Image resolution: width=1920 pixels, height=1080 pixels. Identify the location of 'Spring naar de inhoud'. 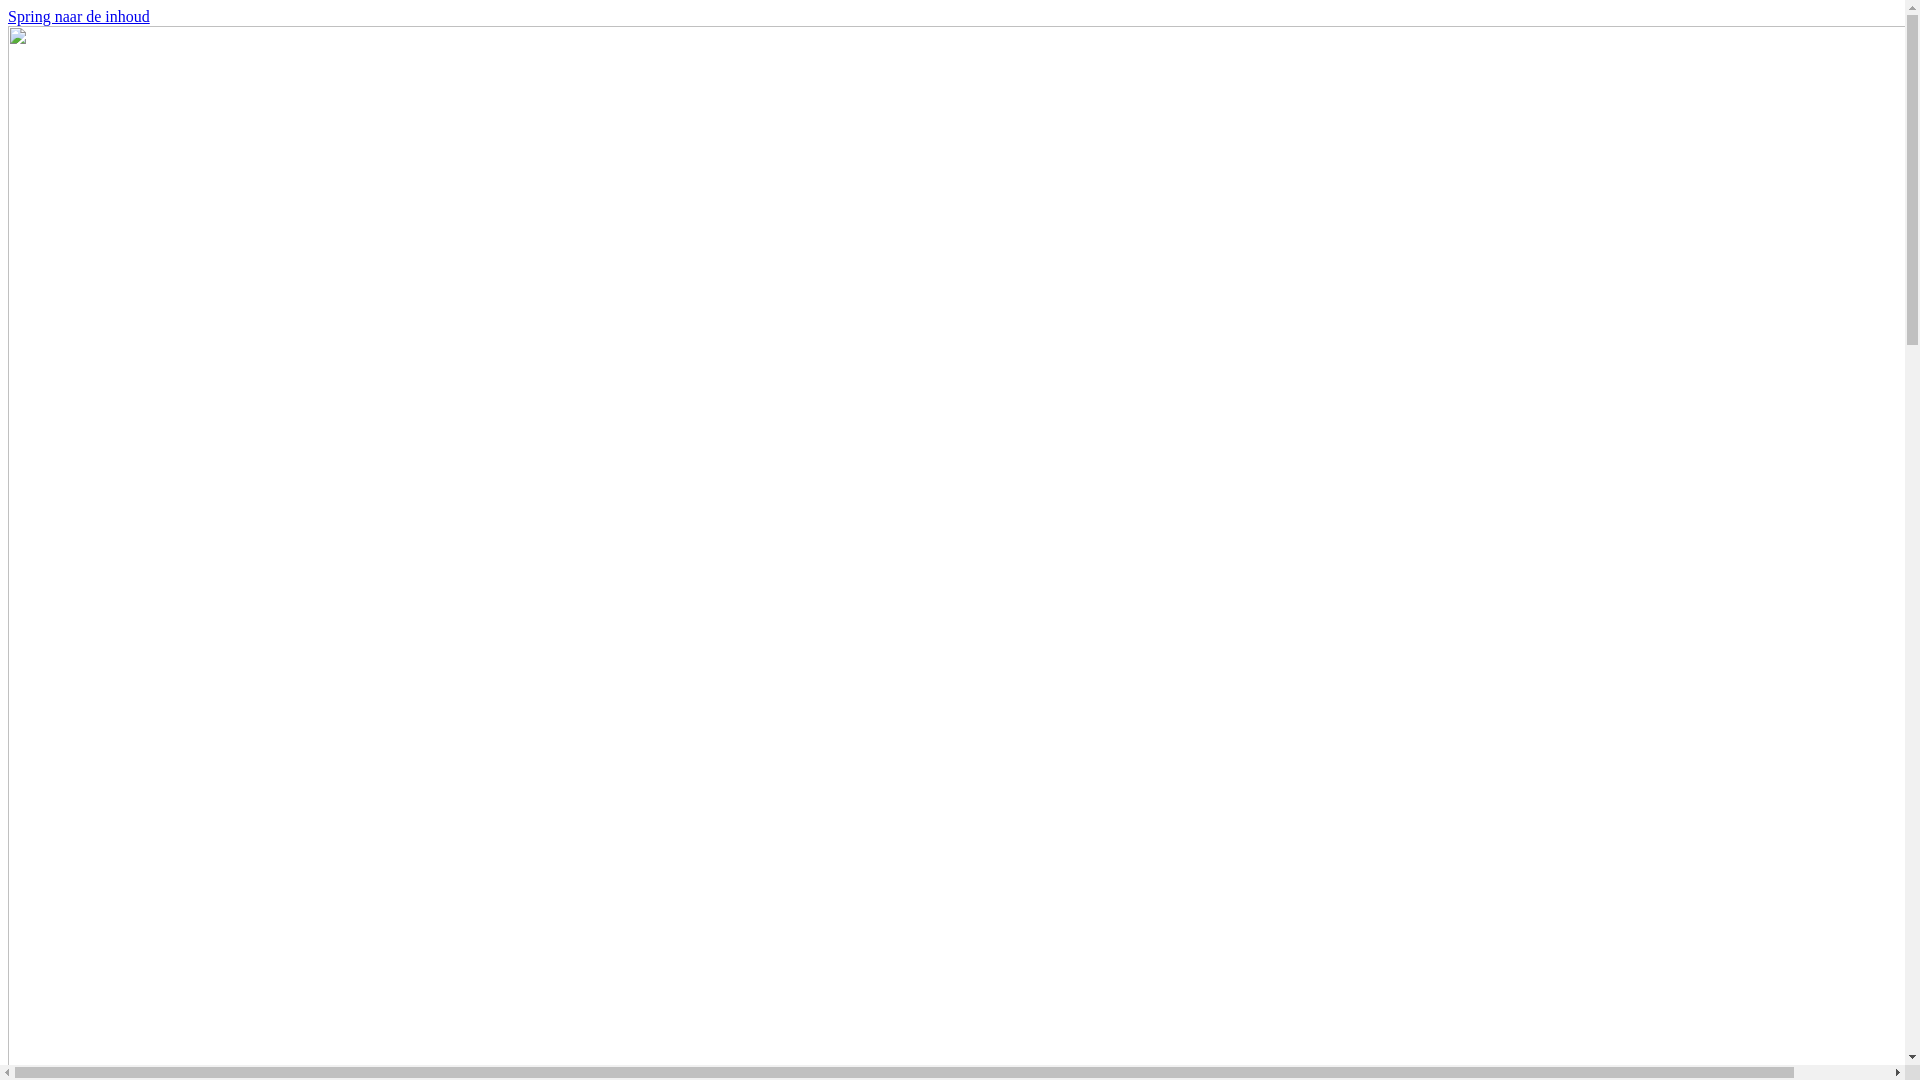
(8, 16).